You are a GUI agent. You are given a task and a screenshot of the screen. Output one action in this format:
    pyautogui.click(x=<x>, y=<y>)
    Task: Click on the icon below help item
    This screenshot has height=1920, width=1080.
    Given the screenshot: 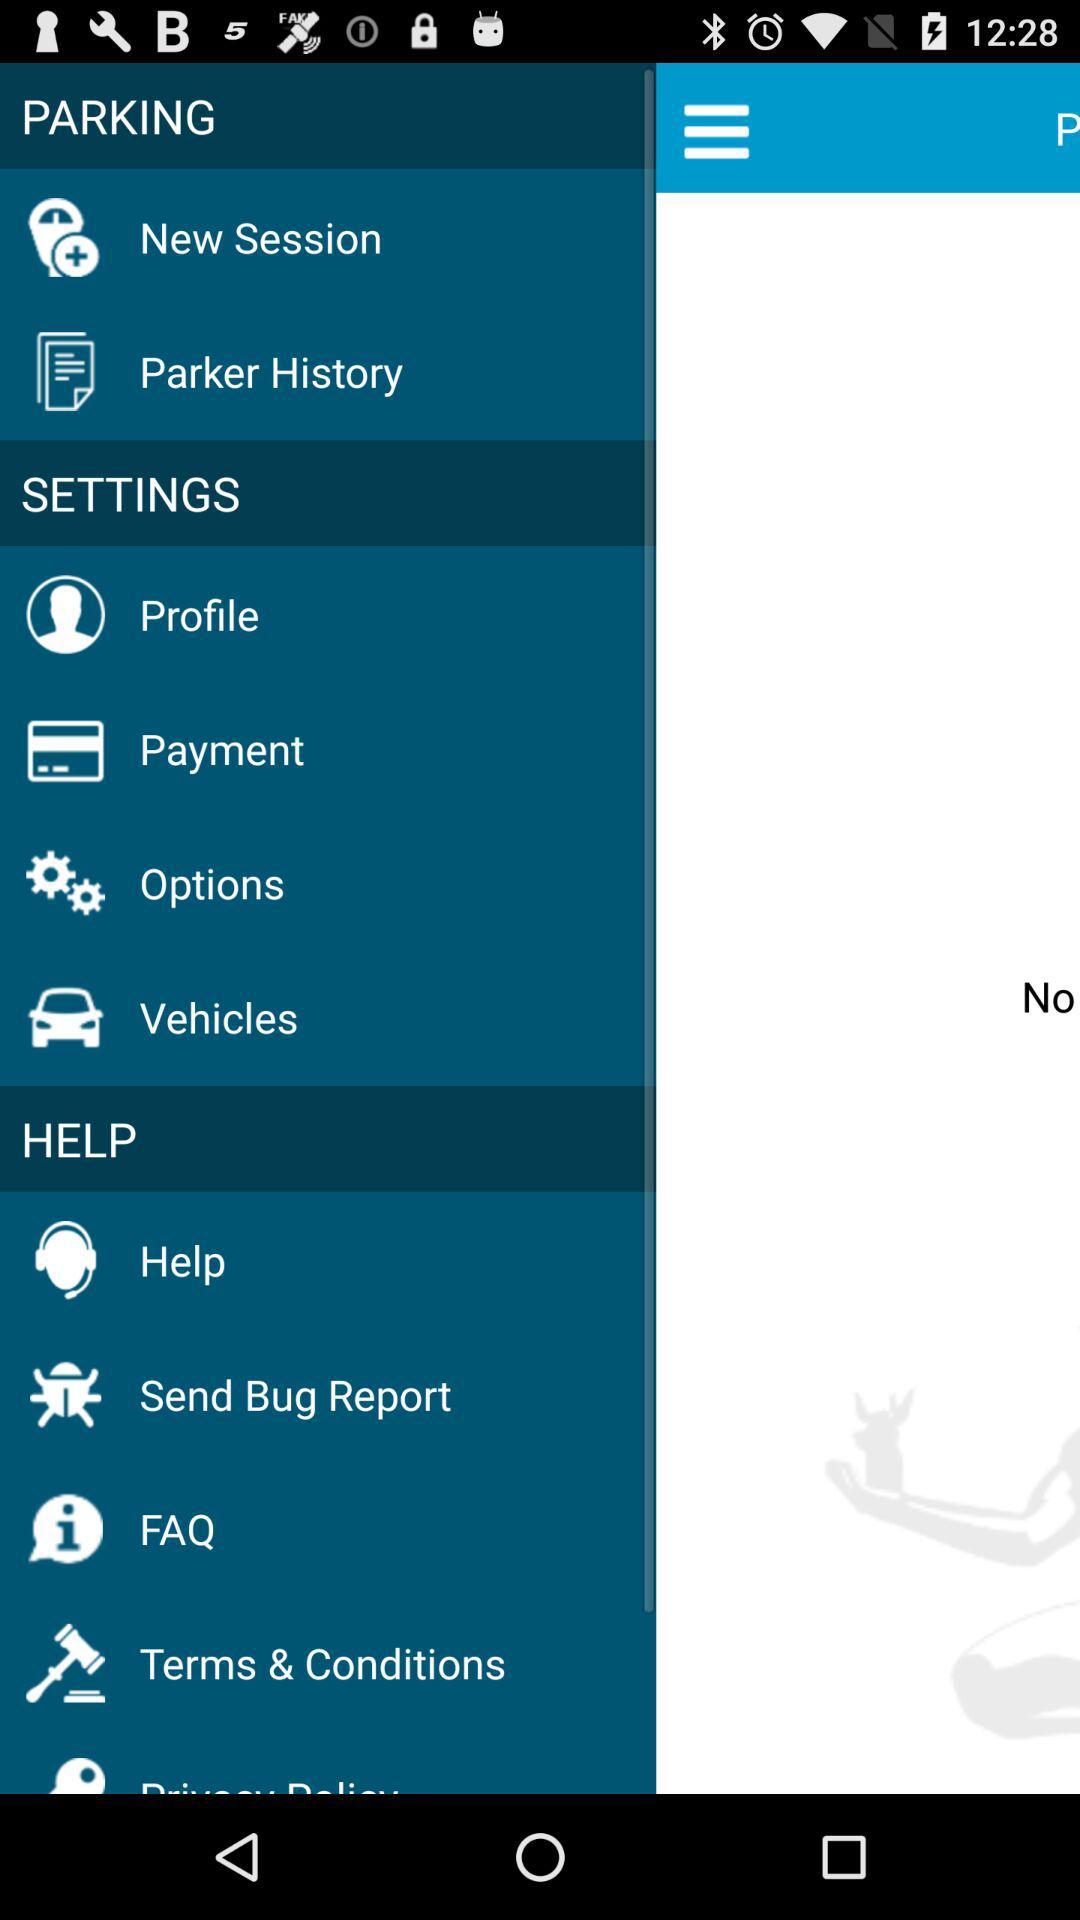 What is the action you would take?
    pyautogui.click(x=295, y=1393)
    